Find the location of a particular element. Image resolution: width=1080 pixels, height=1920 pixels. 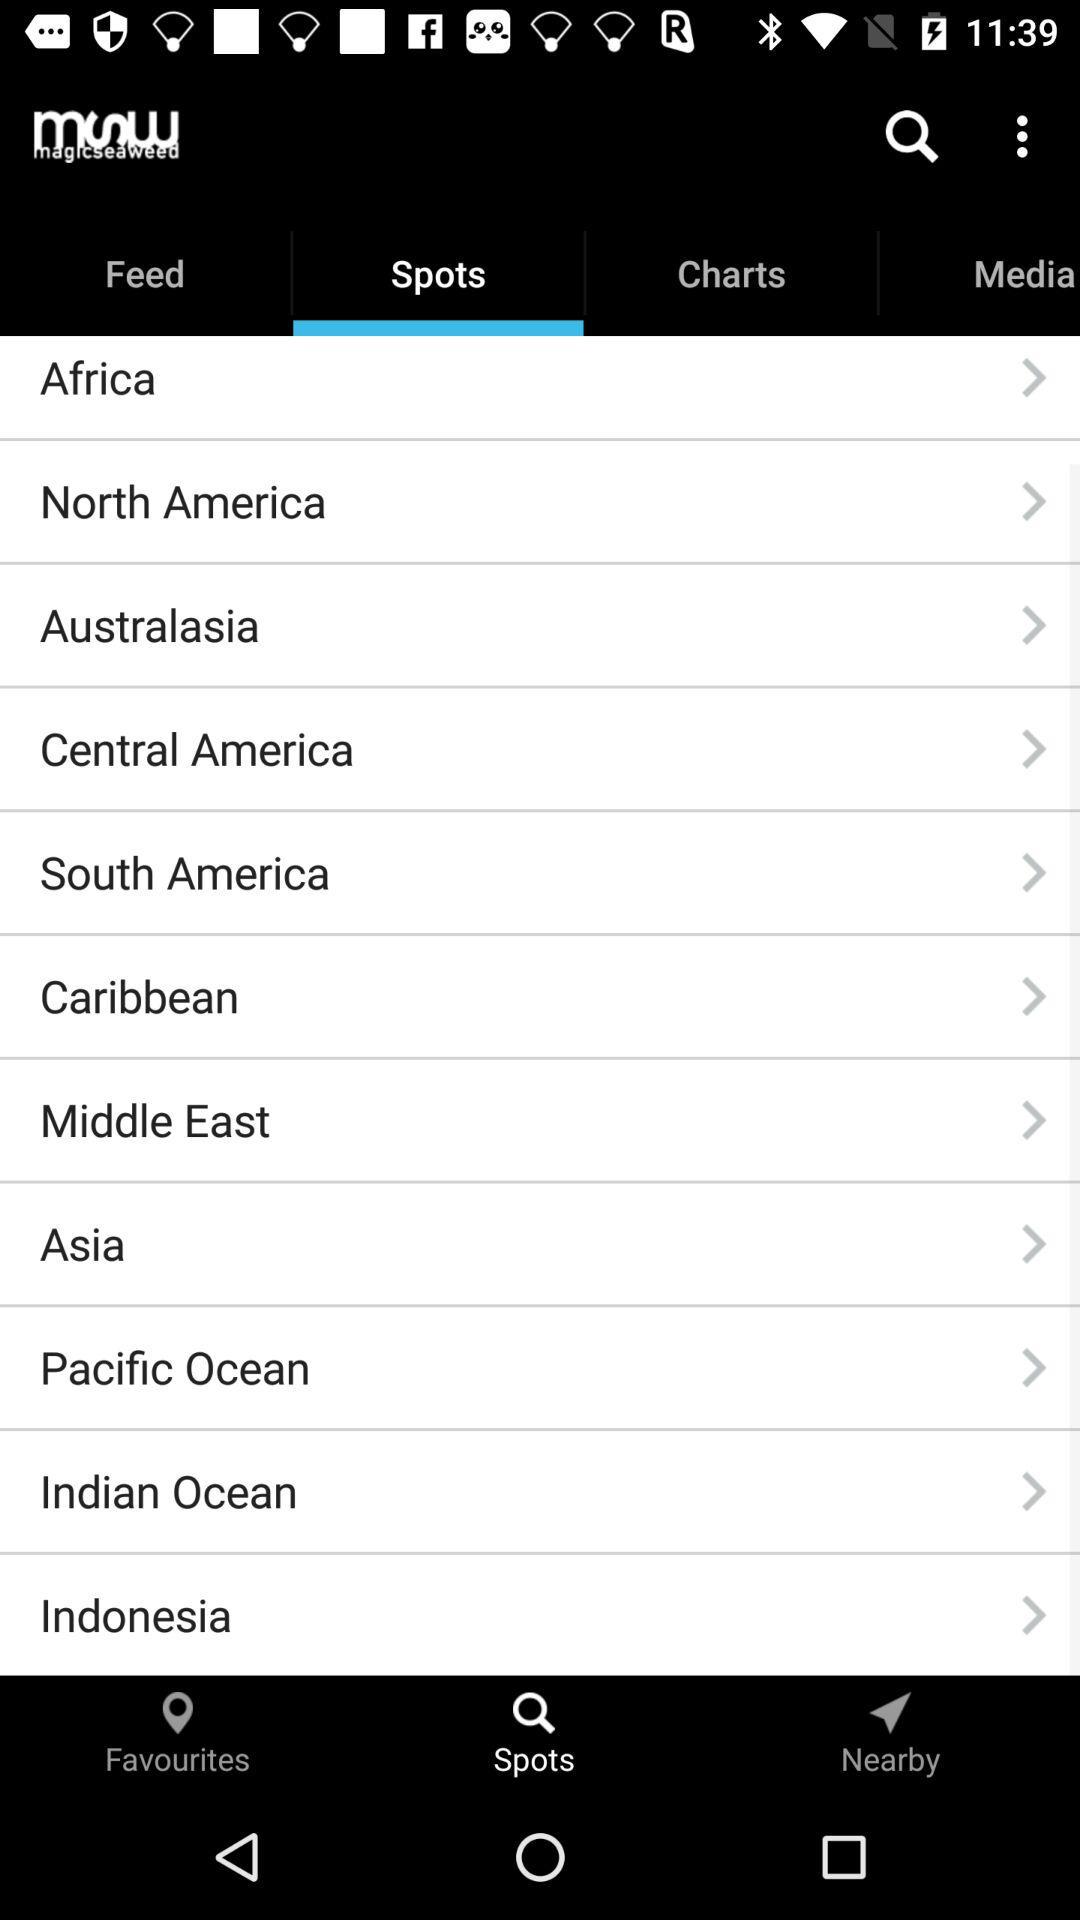

item above caribbean icon is located at coordinates (184, 872).